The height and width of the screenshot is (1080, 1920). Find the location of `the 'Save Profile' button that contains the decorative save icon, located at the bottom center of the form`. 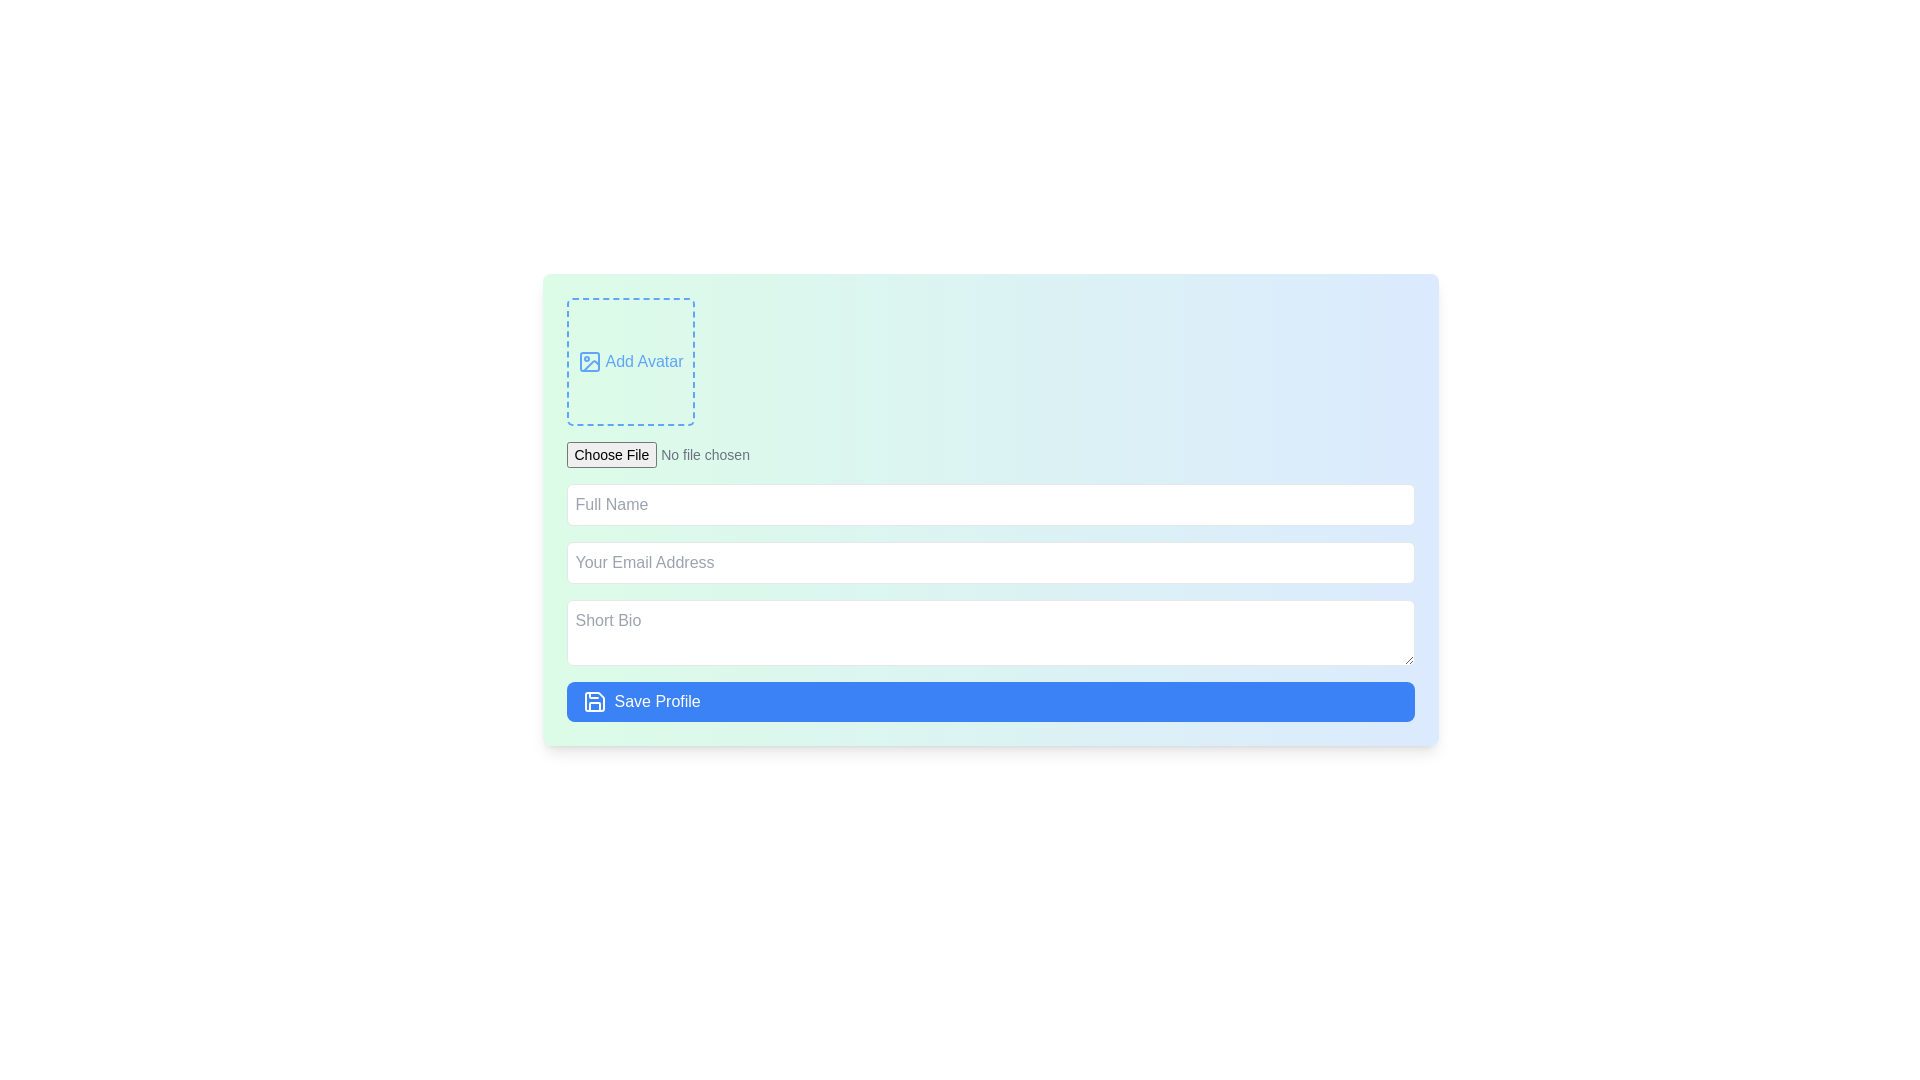

the 'Save Profile' button that contains the decorative save icon, located at the bottom center of the form is located at coordinates (593, 701).